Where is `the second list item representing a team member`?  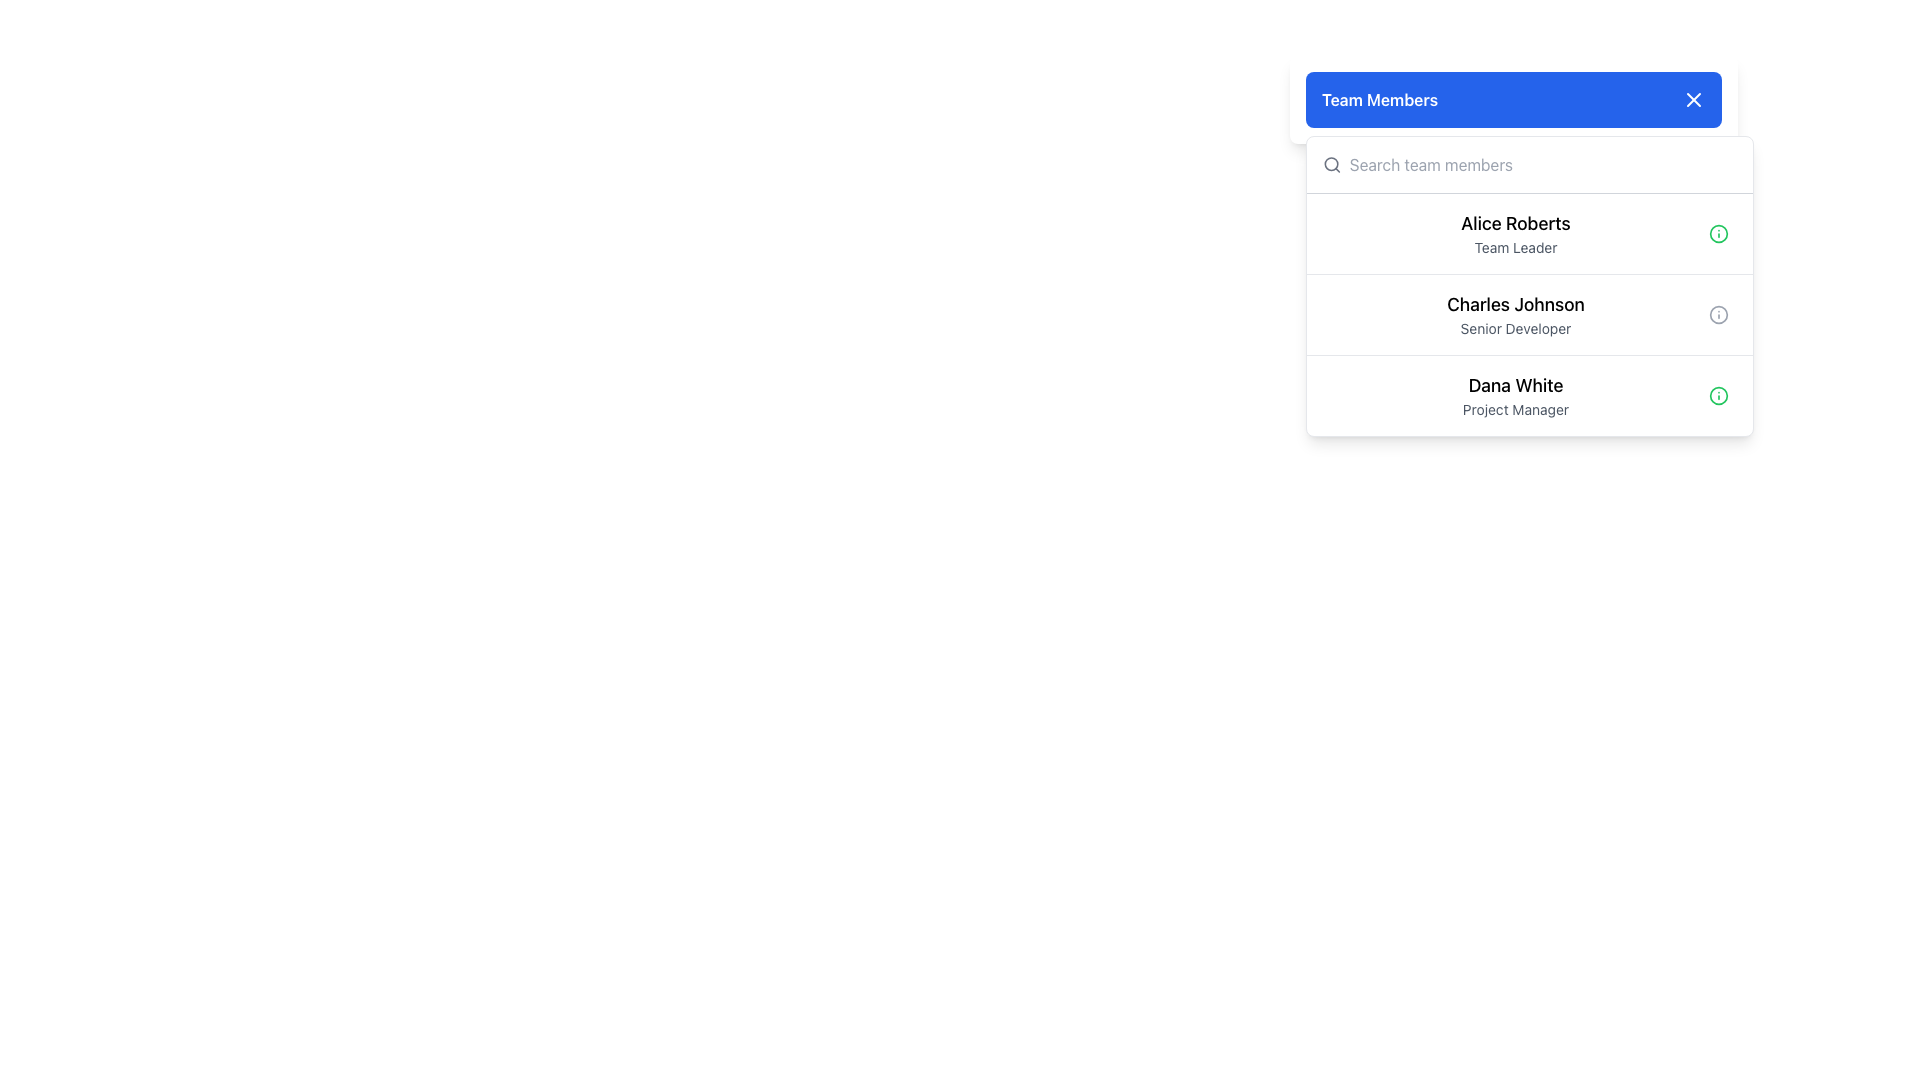
the second list item representing a team member is located at coordinates (1529, 313).